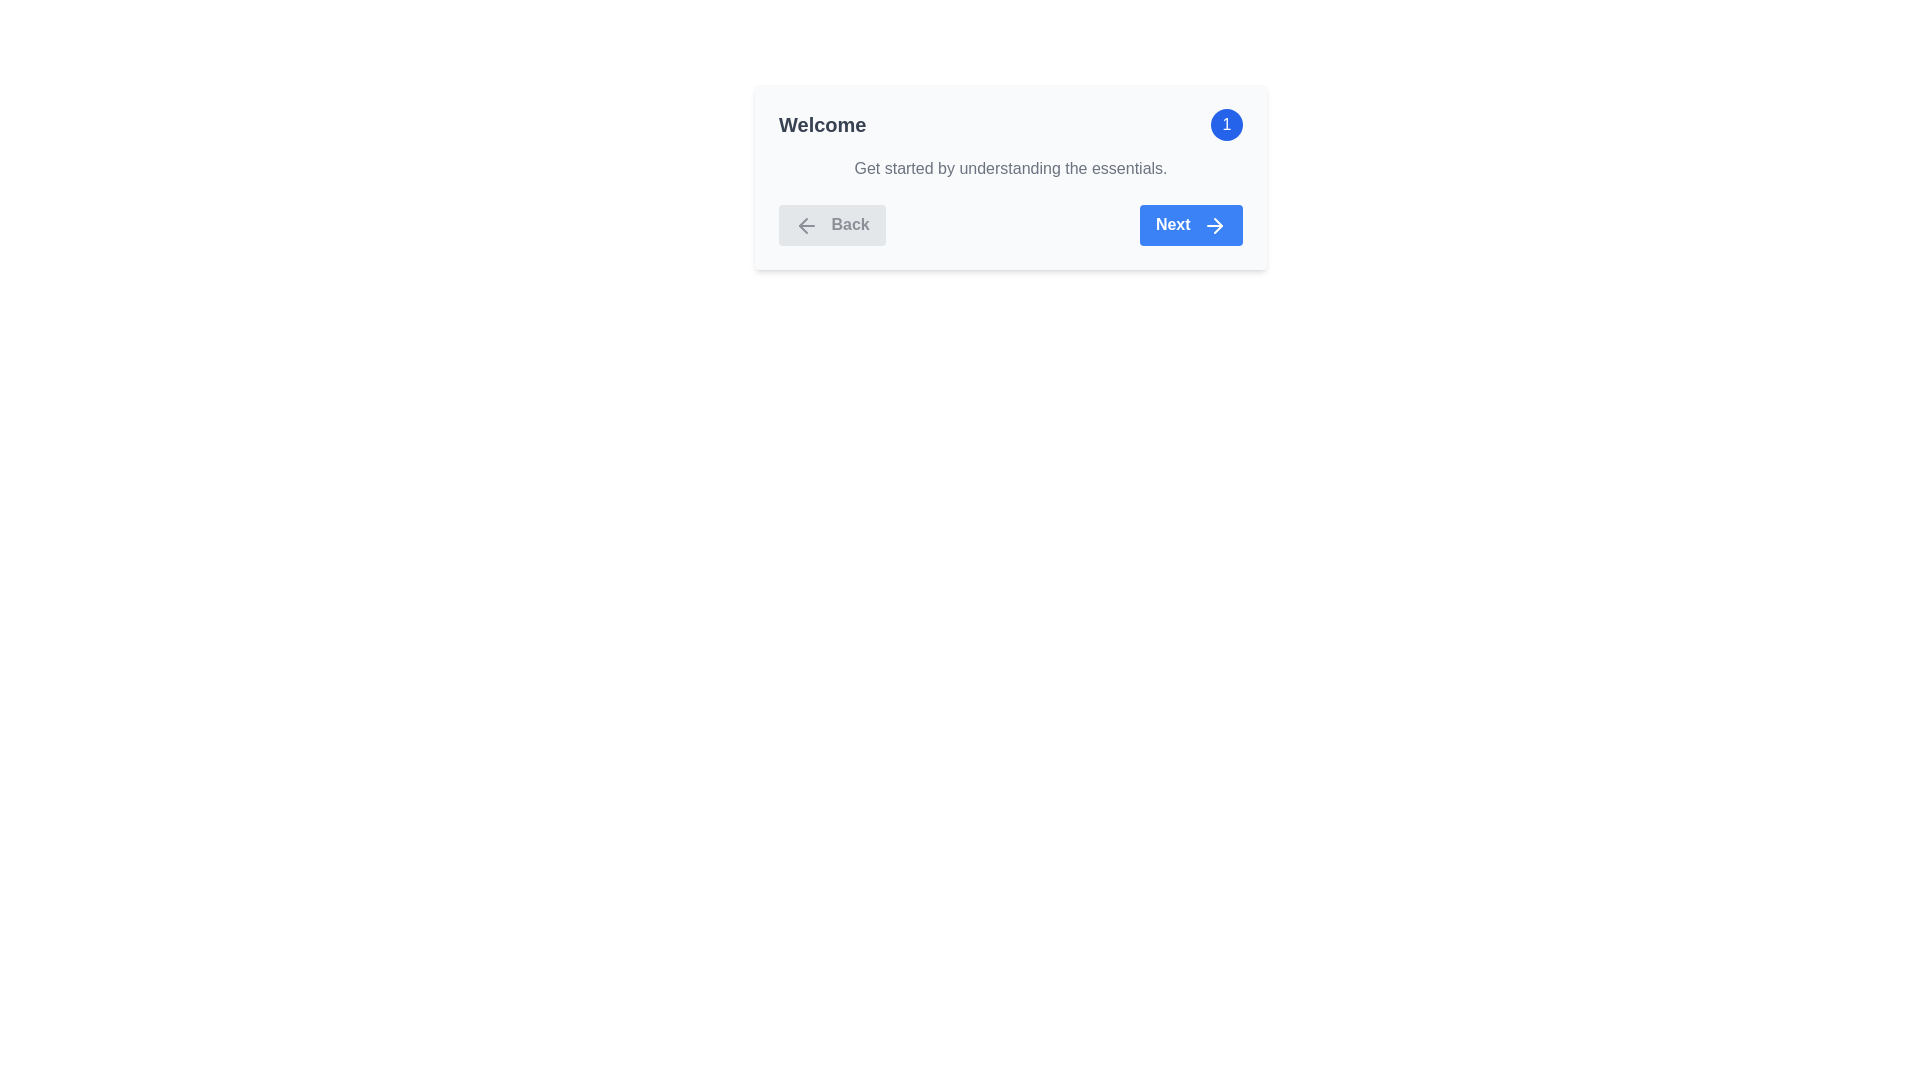 Image resolution: width=1920 pixels, height=1080 pixels. Describe the element at coordinates (803, 225) in the screenshot. I see `the left-pointing arrow icon within the 'Back' button` at that location.